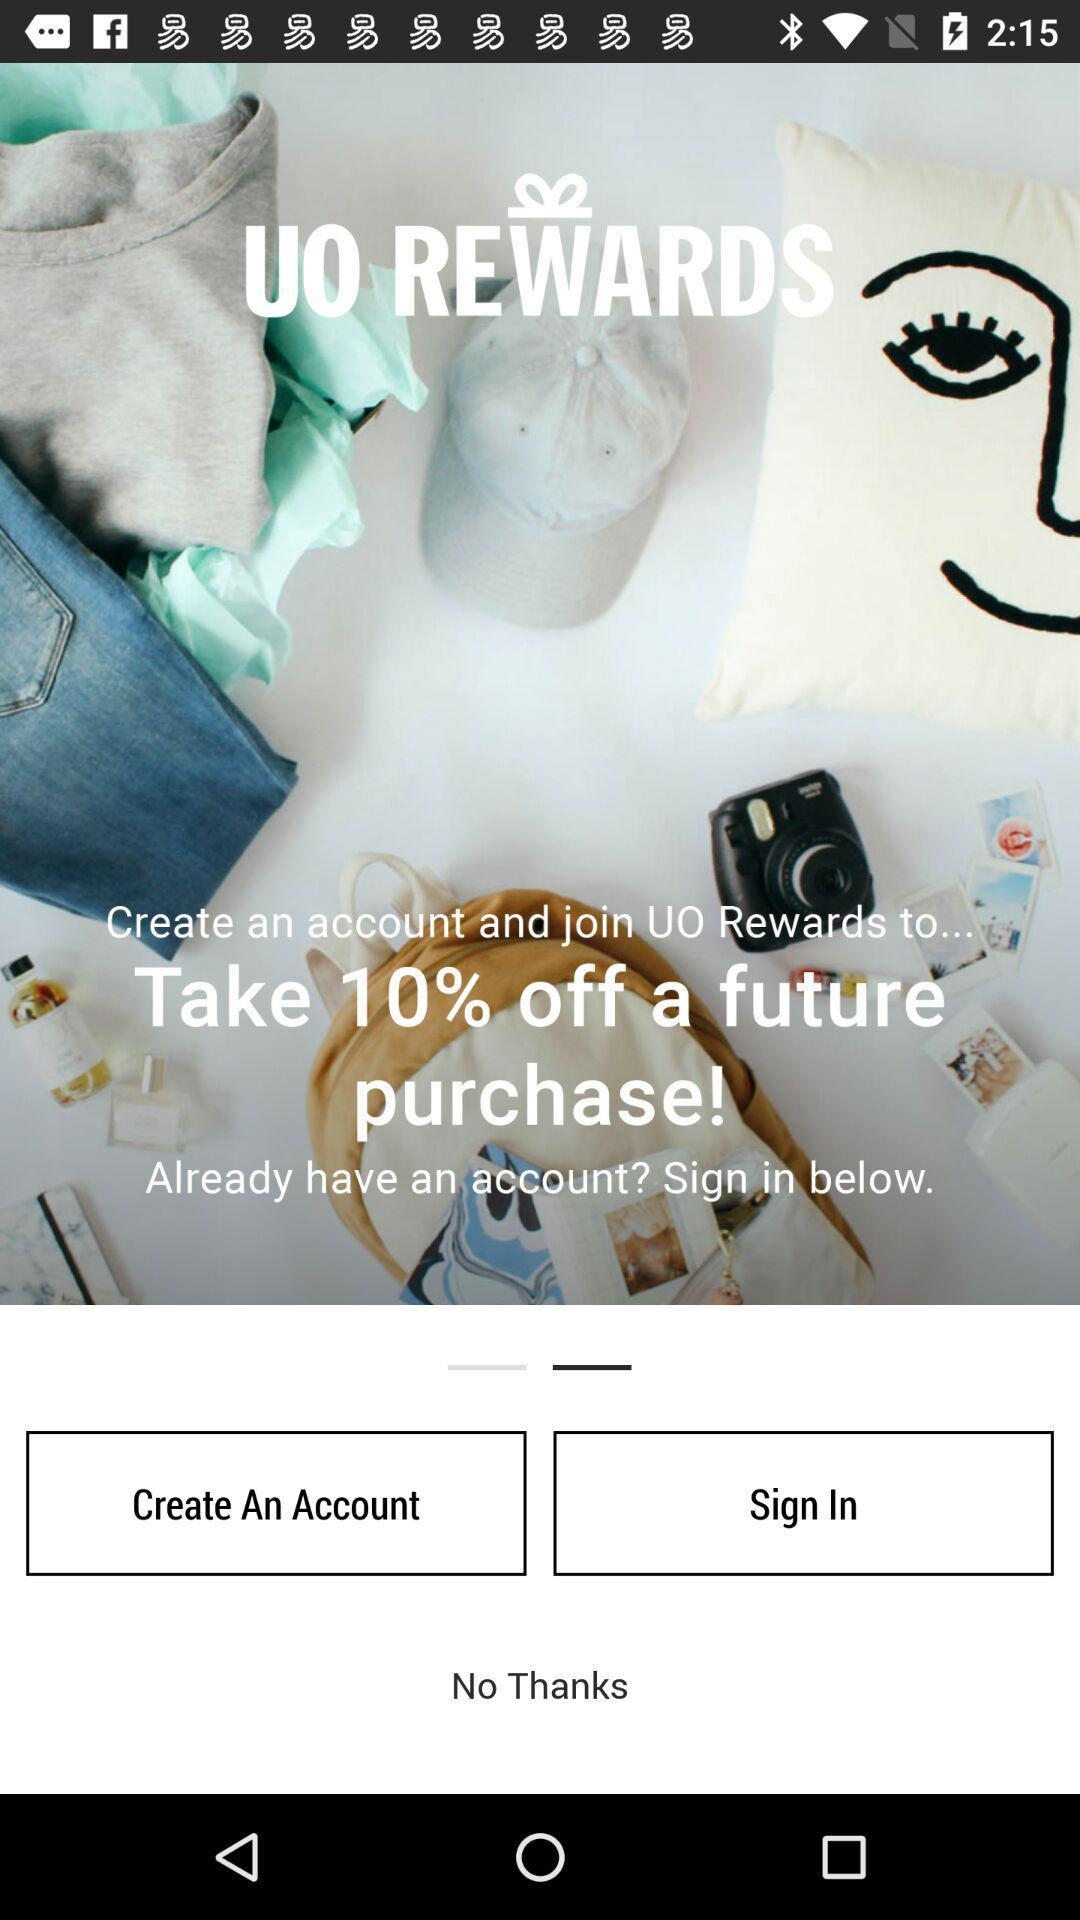 This screenshot has width=1080, height=1920. Describe the element at coordinates (802, 1503) in the screenshot. I see `the sign in` at that location.